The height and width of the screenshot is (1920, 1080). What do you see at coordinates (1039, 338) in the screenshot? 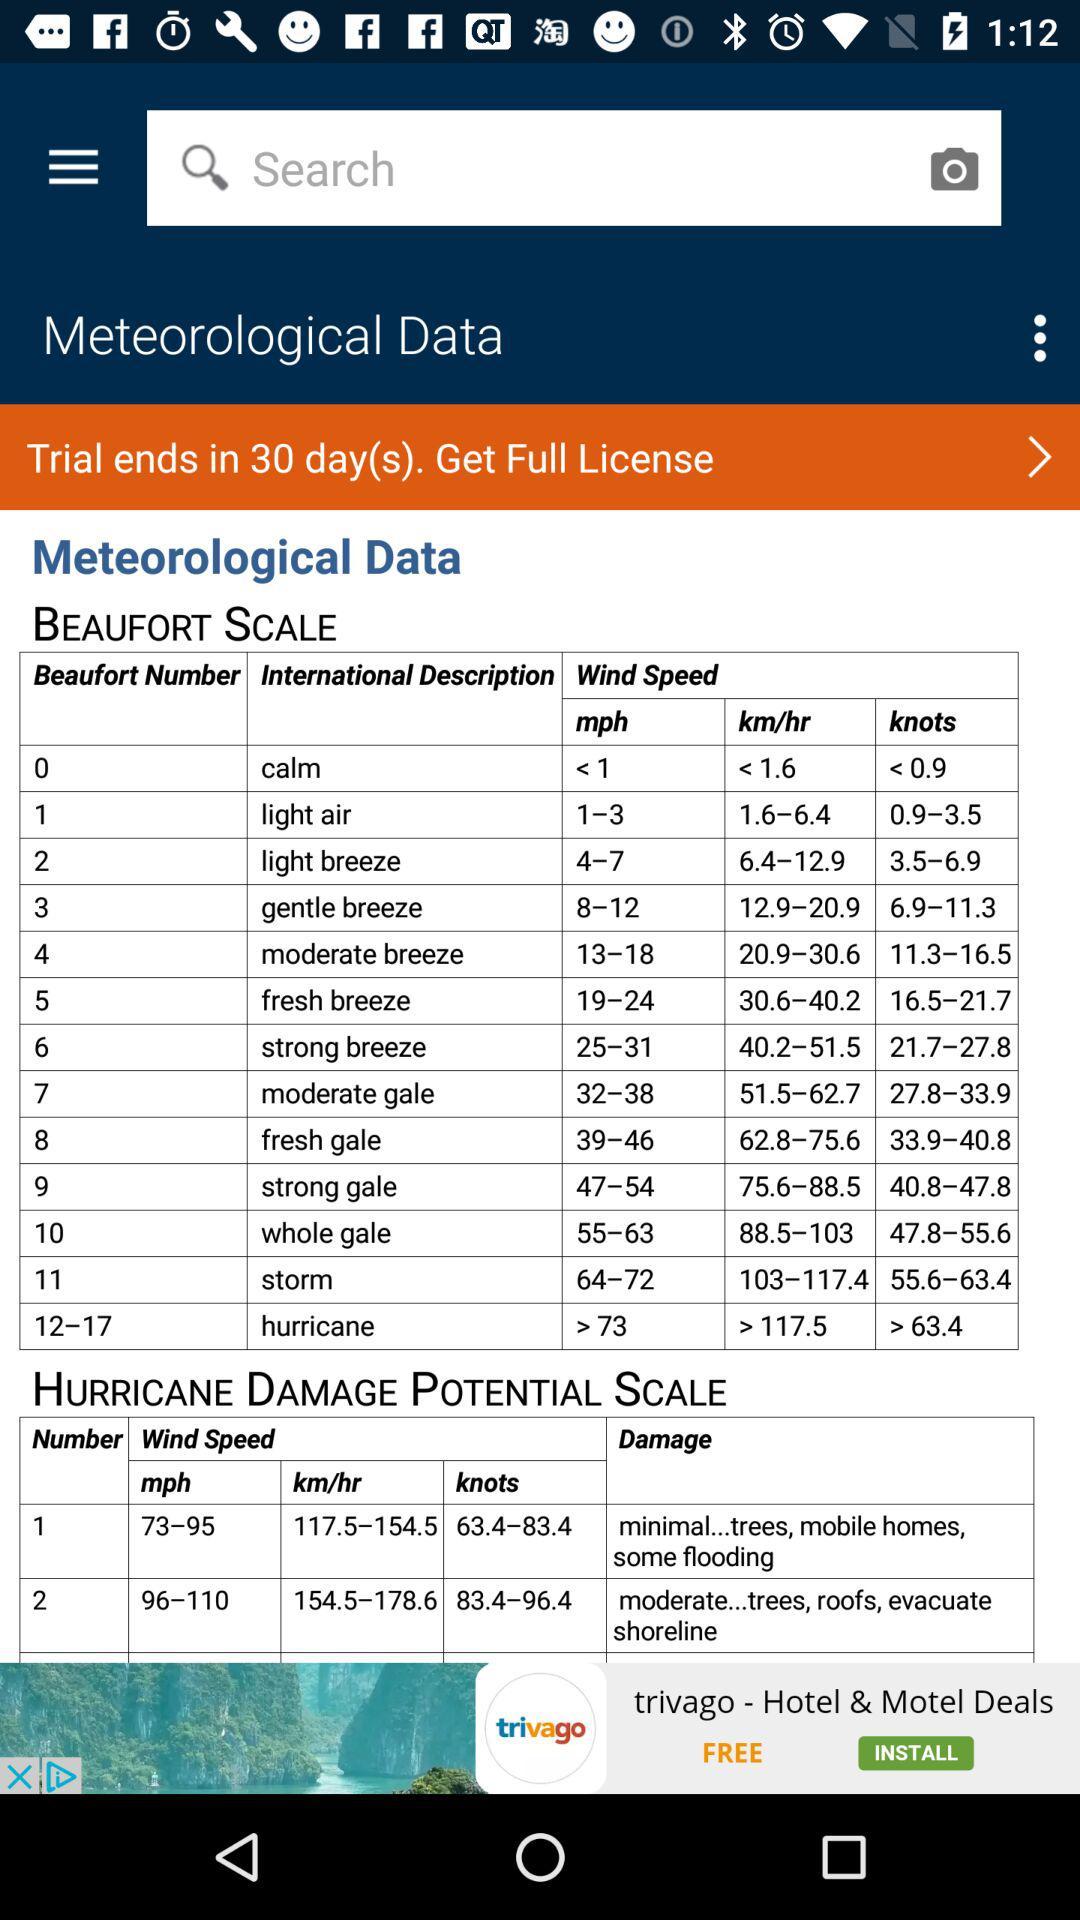
I see `more options` at bounding box center [1039, 338].